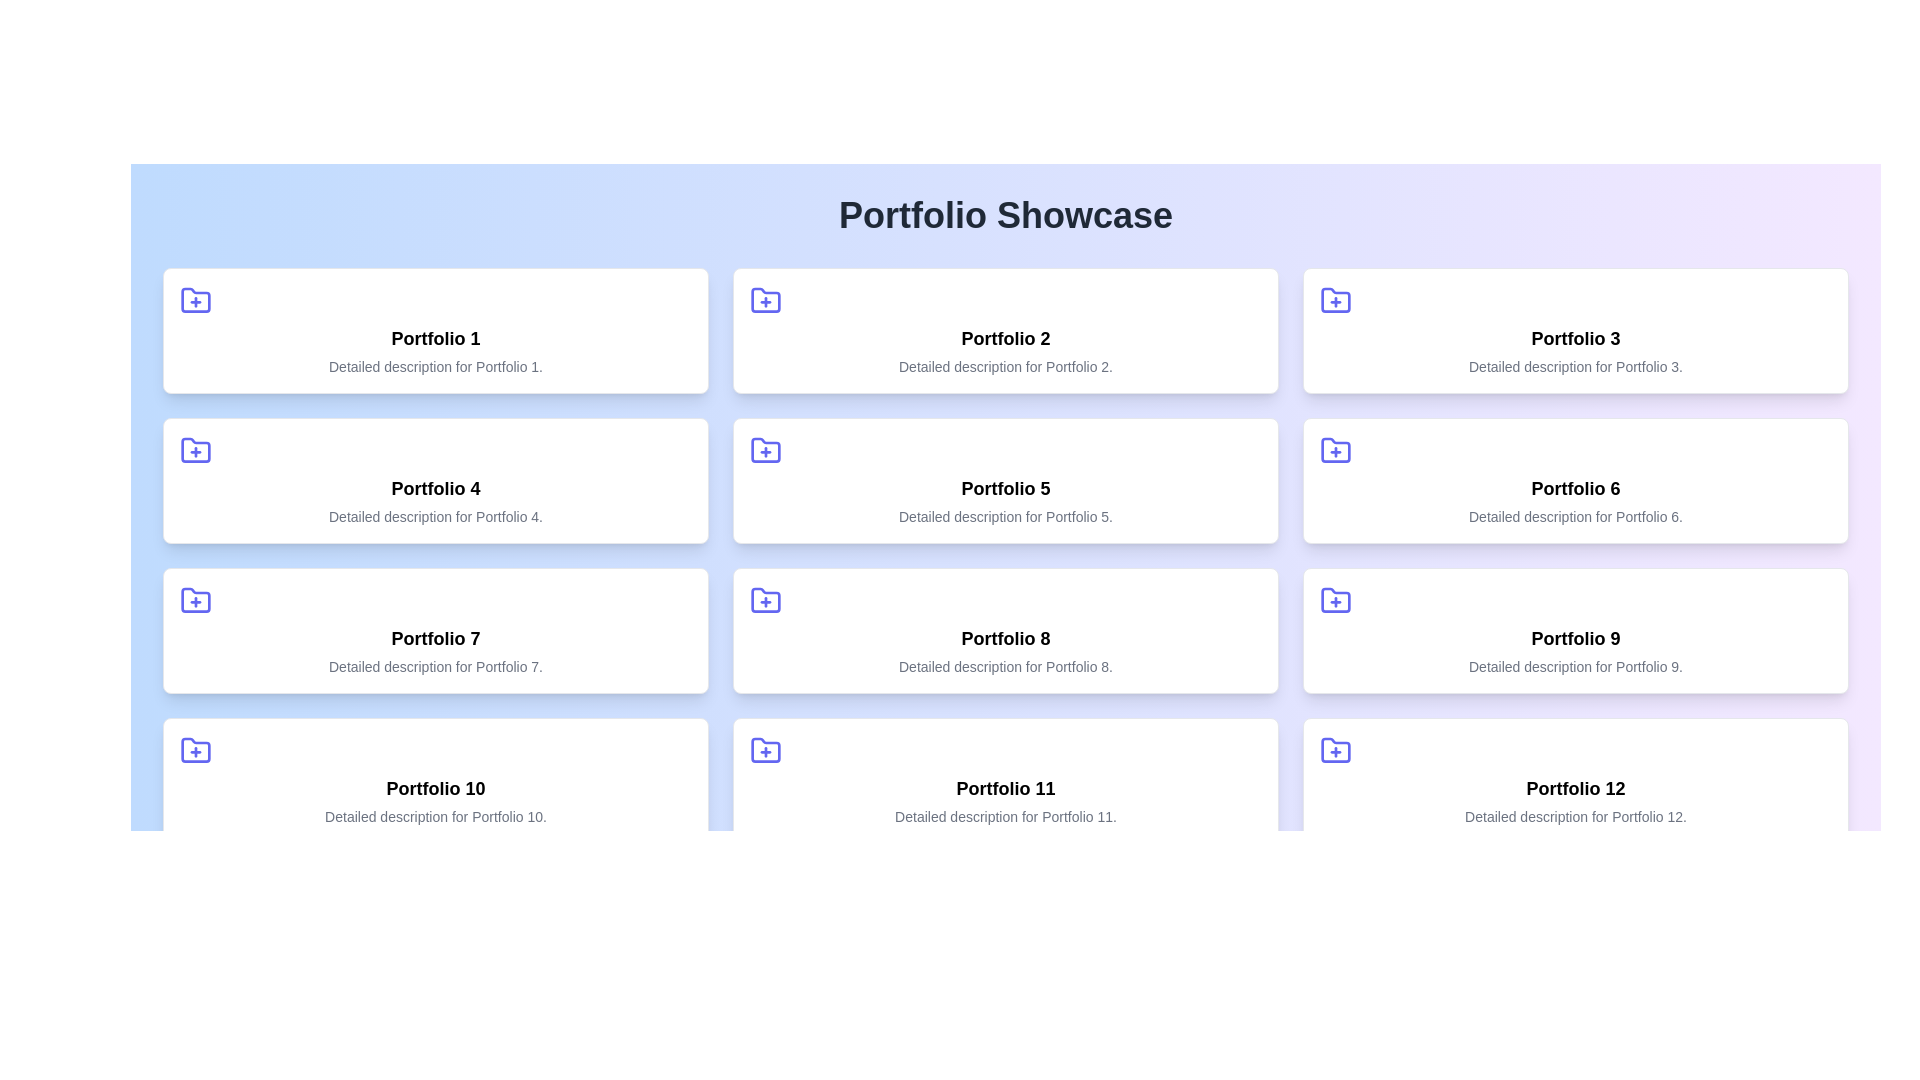 The image size is (1920, 1080). What do you see at coordinates (765, 599) in the screenshot?
I see `the icon representing the ability to add new content or manage items related to Portfolio 8, located on the eighth portfolio card in the grid layout, to the left of the title 'Portfolio 8'` at bounding box center [765, 599].